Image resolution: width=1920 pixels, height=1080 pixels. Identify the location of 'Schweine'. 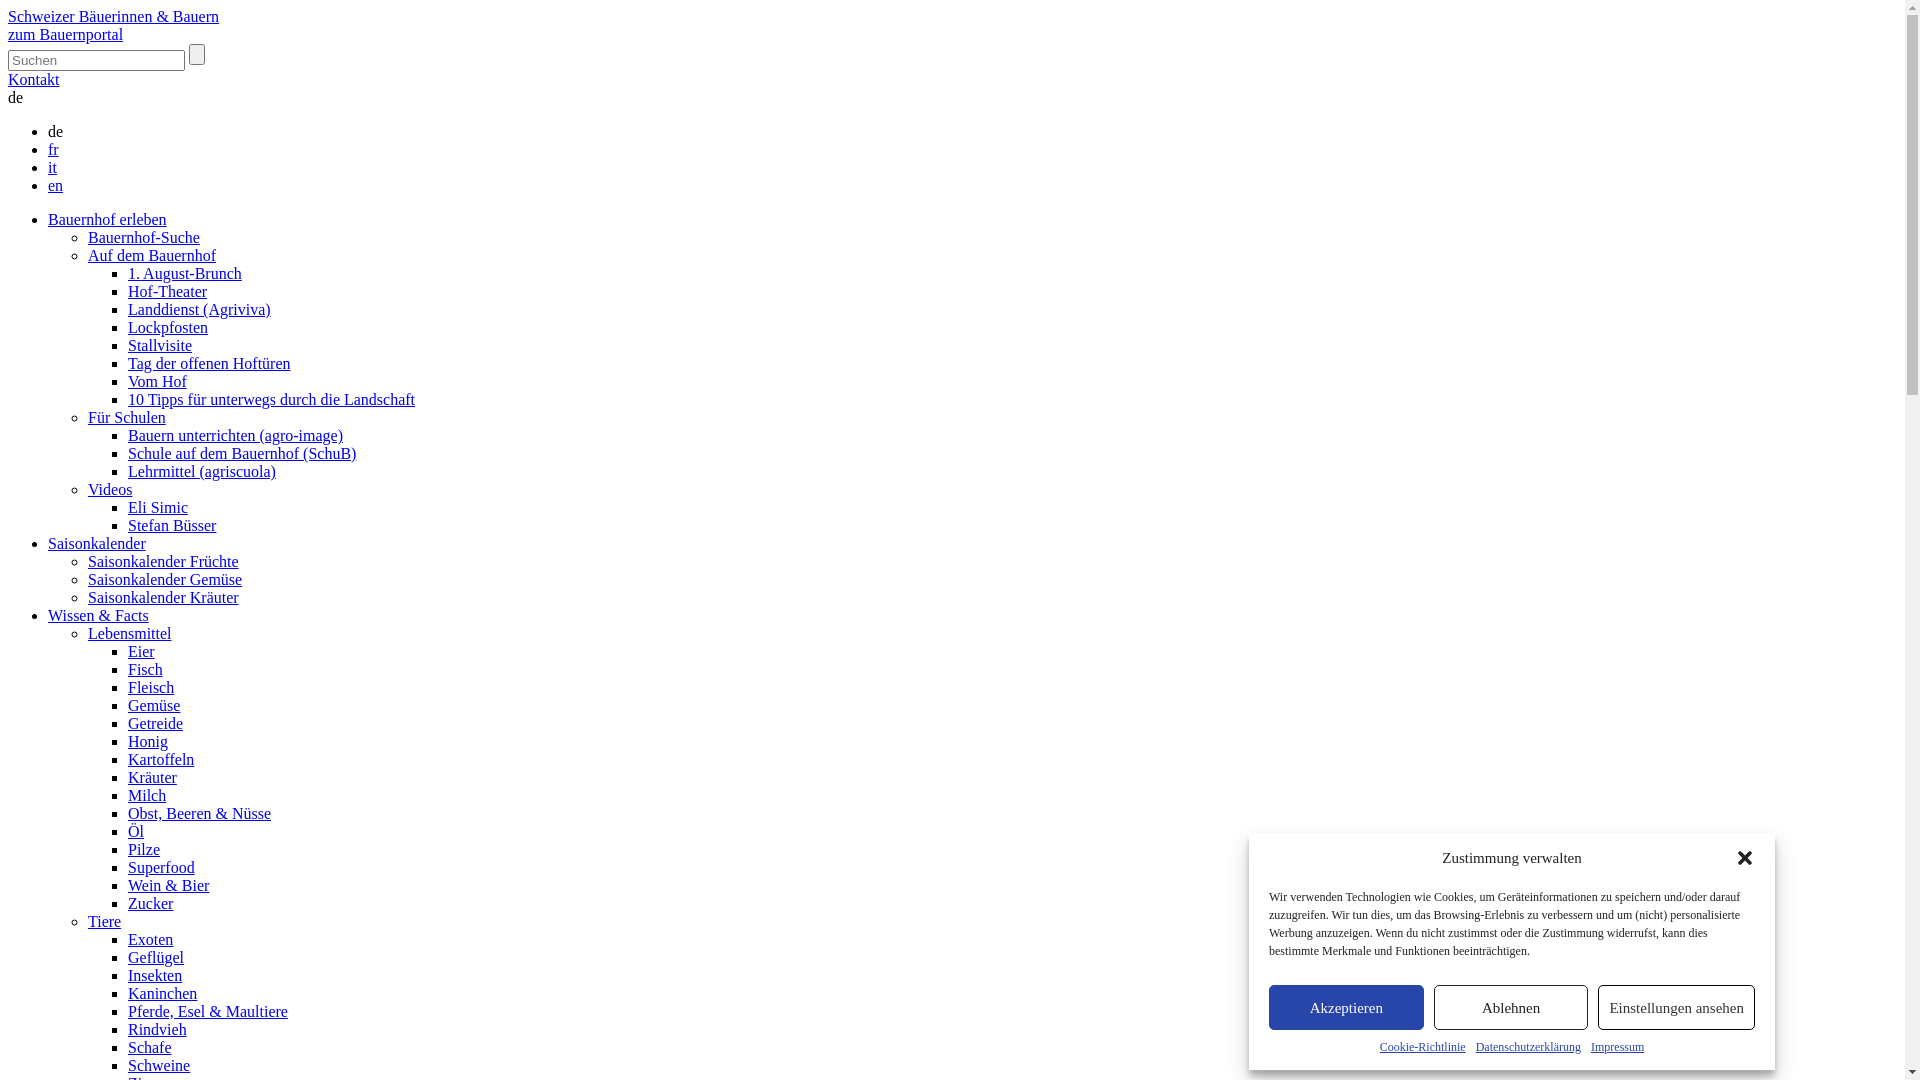
(157, 1064).